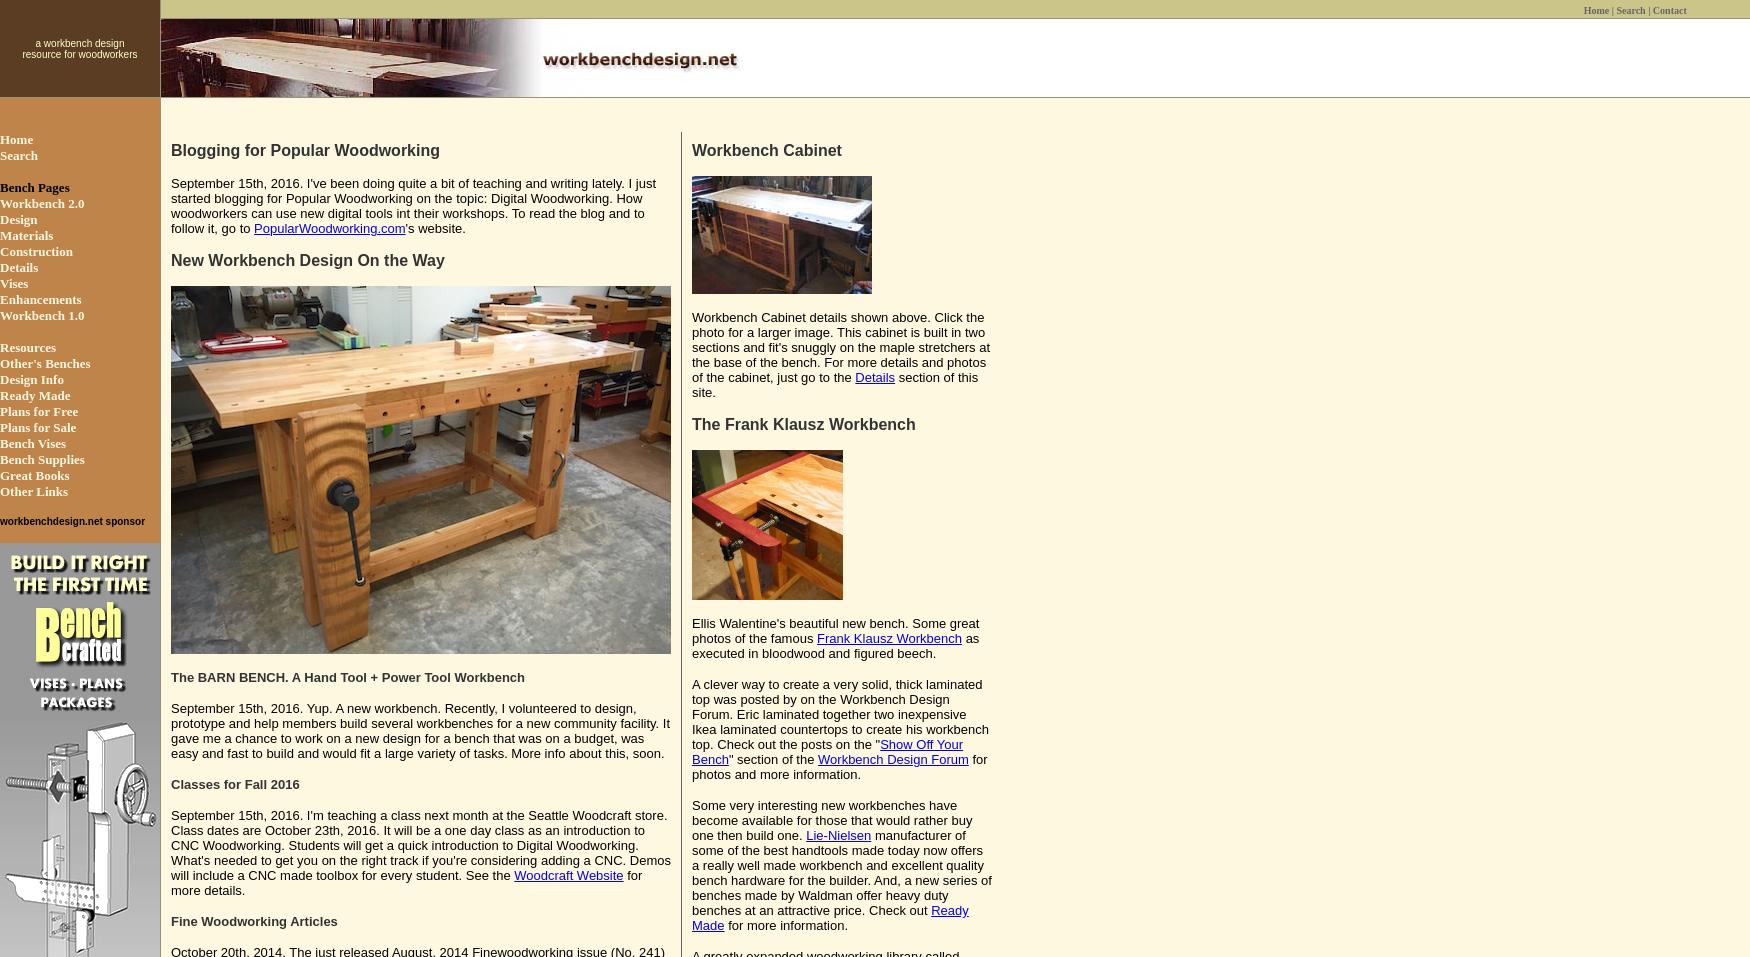 This screenshot has height=957, width=1750. I want to click on 'for more information.', so click(723, 925).